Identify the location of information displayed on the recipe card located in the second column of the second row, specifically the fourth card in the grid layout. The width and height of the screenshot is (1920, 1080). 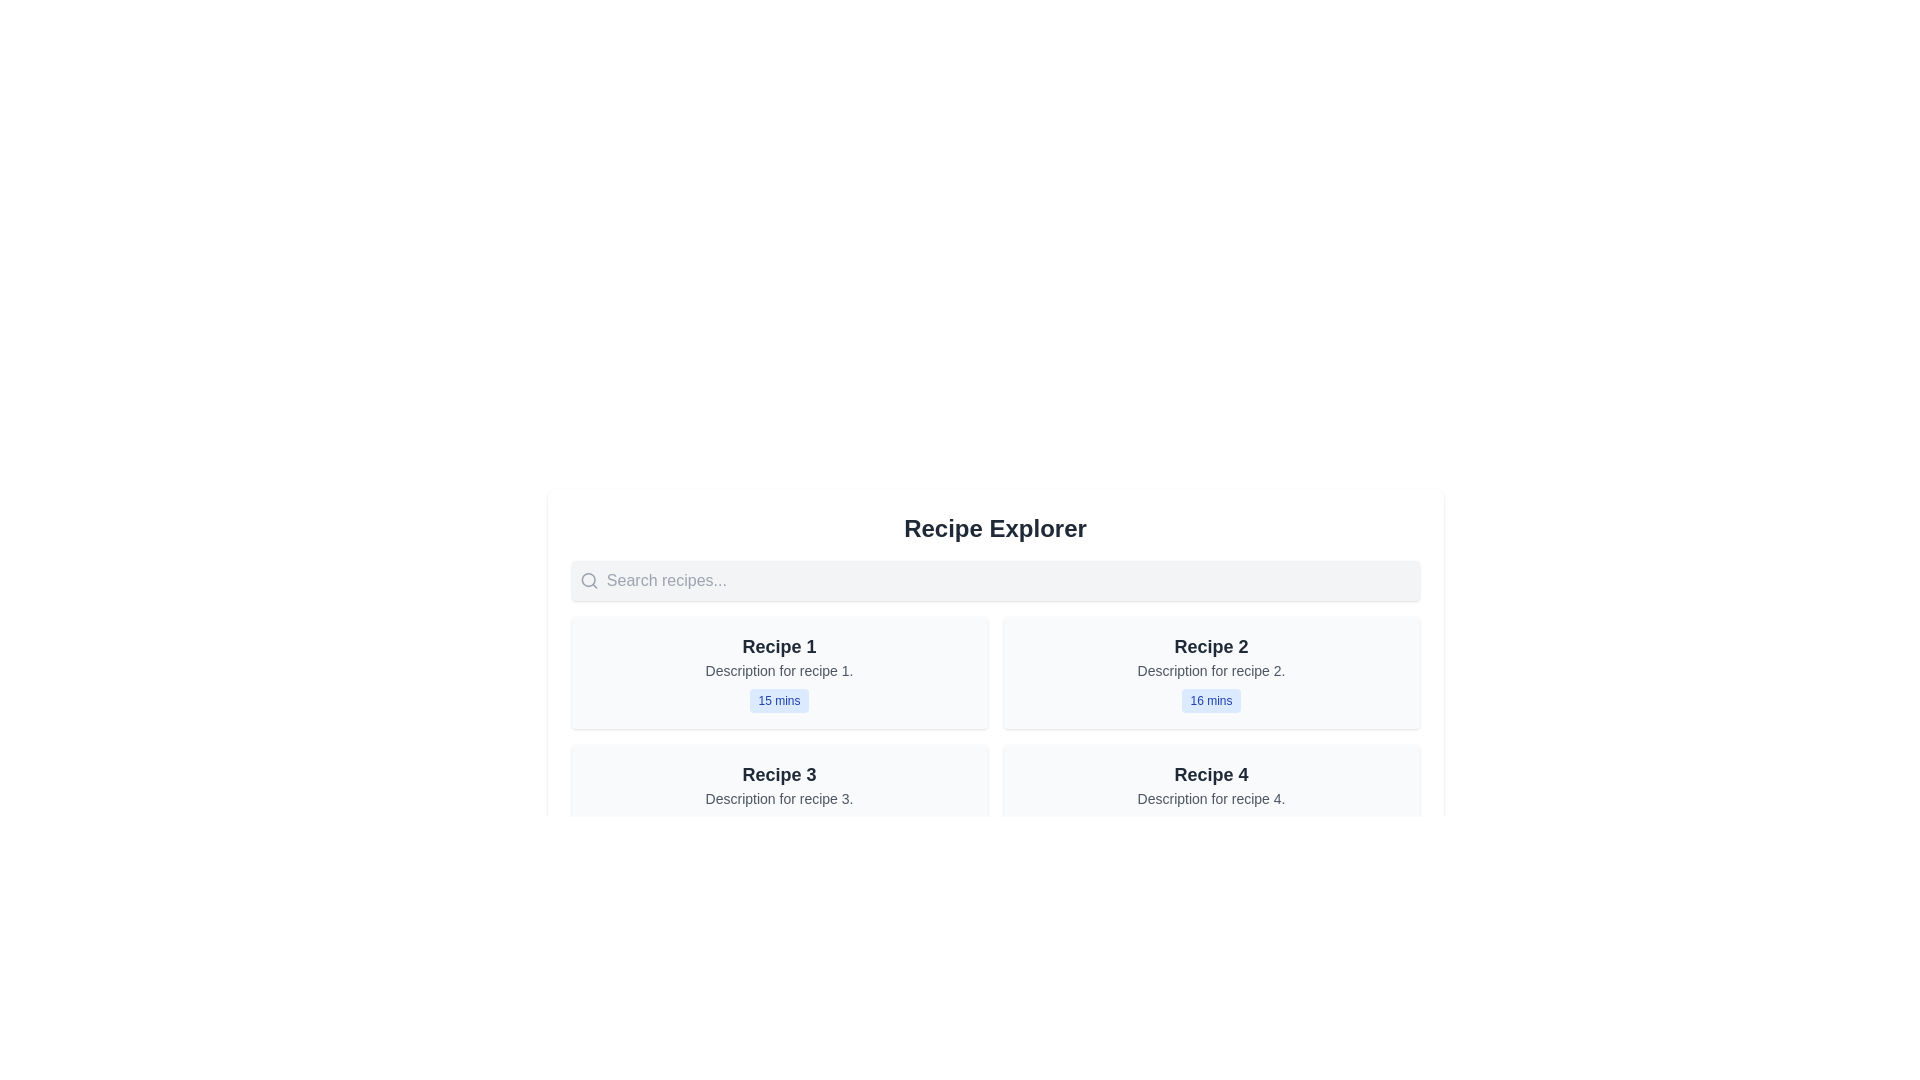
(1210, 800).